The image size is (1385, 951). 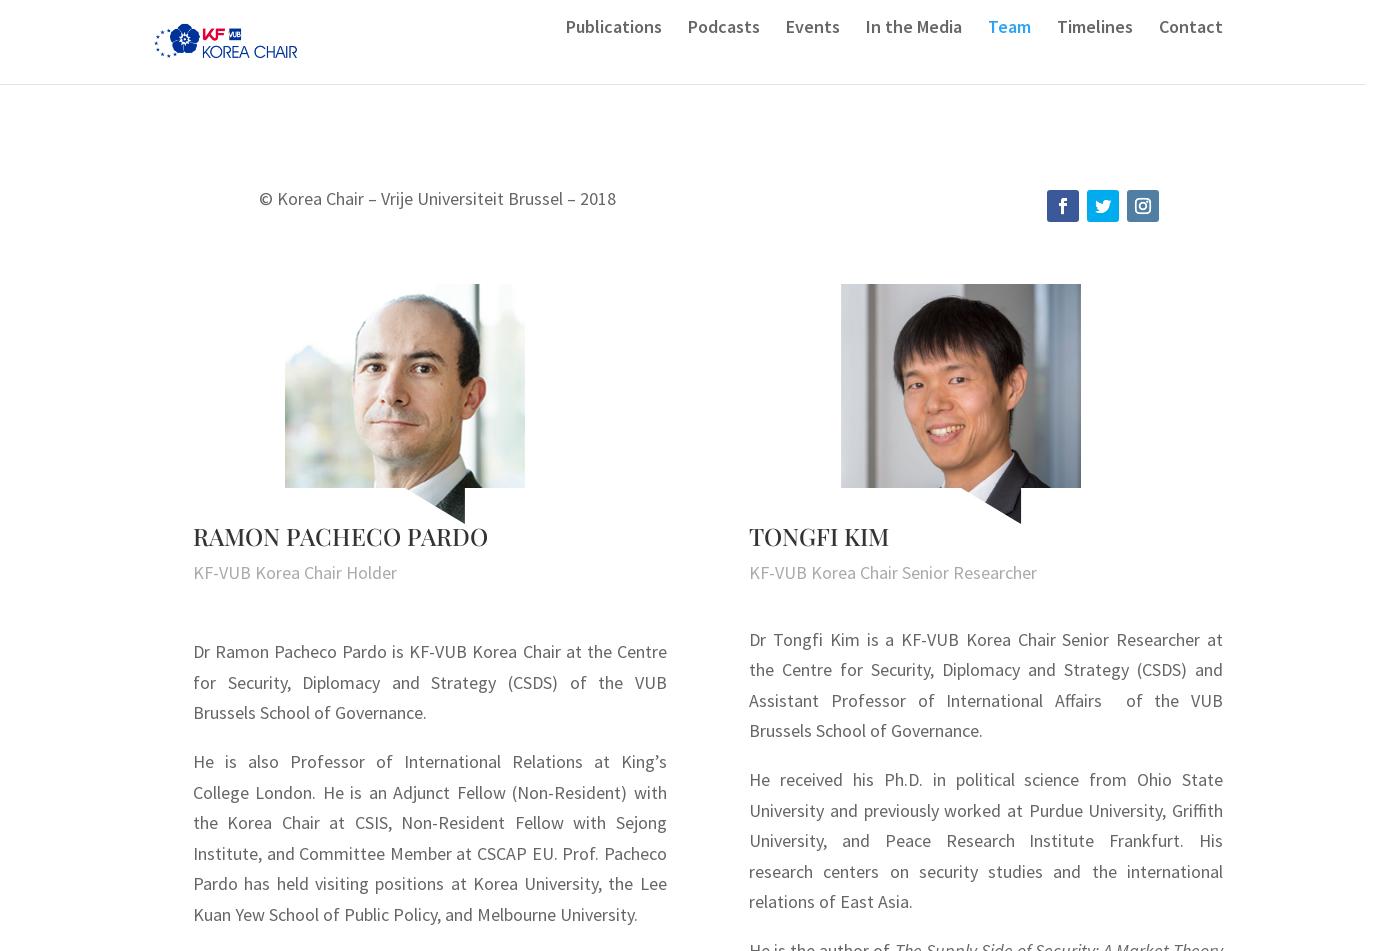 What do you see at coordinates (687, 56) in the screenshot?
I see `'Podcasts'` at bounding box center [687, 56].